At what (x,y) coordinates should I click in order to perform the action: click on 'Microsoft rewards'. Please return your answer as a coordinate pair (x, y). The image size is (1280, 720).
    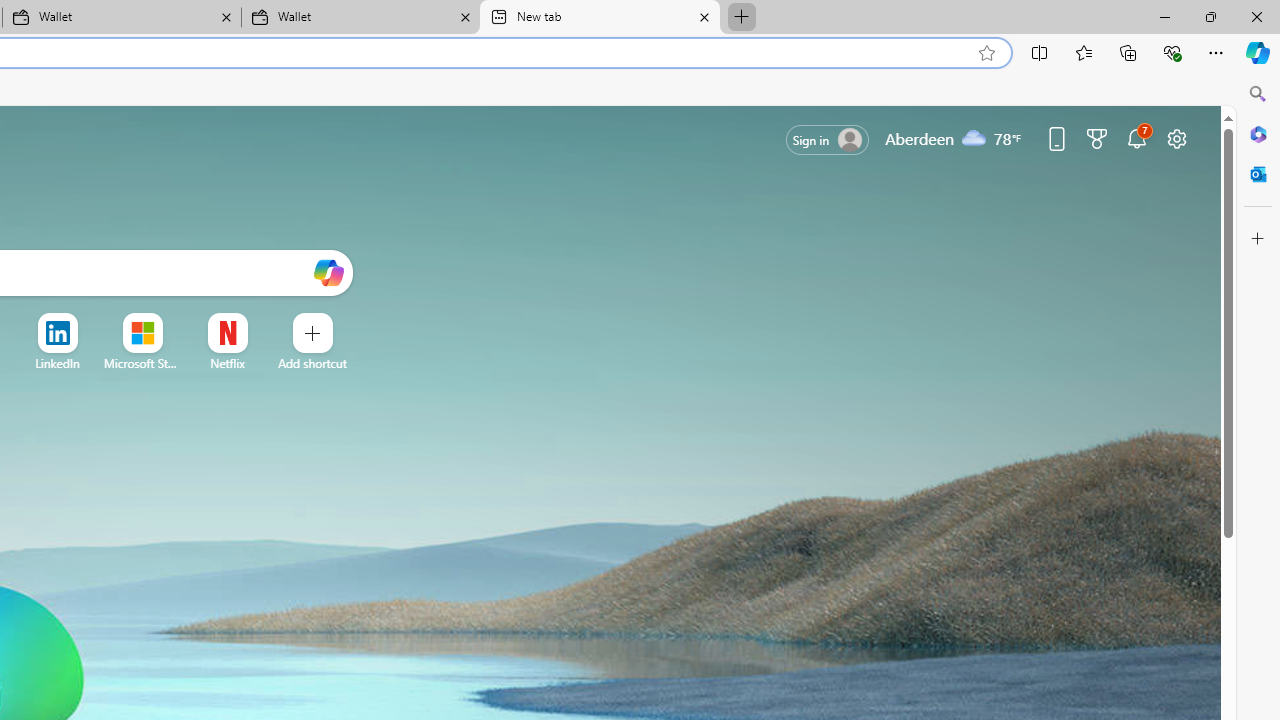
    Looking at the image, I should click on (1095, 137).